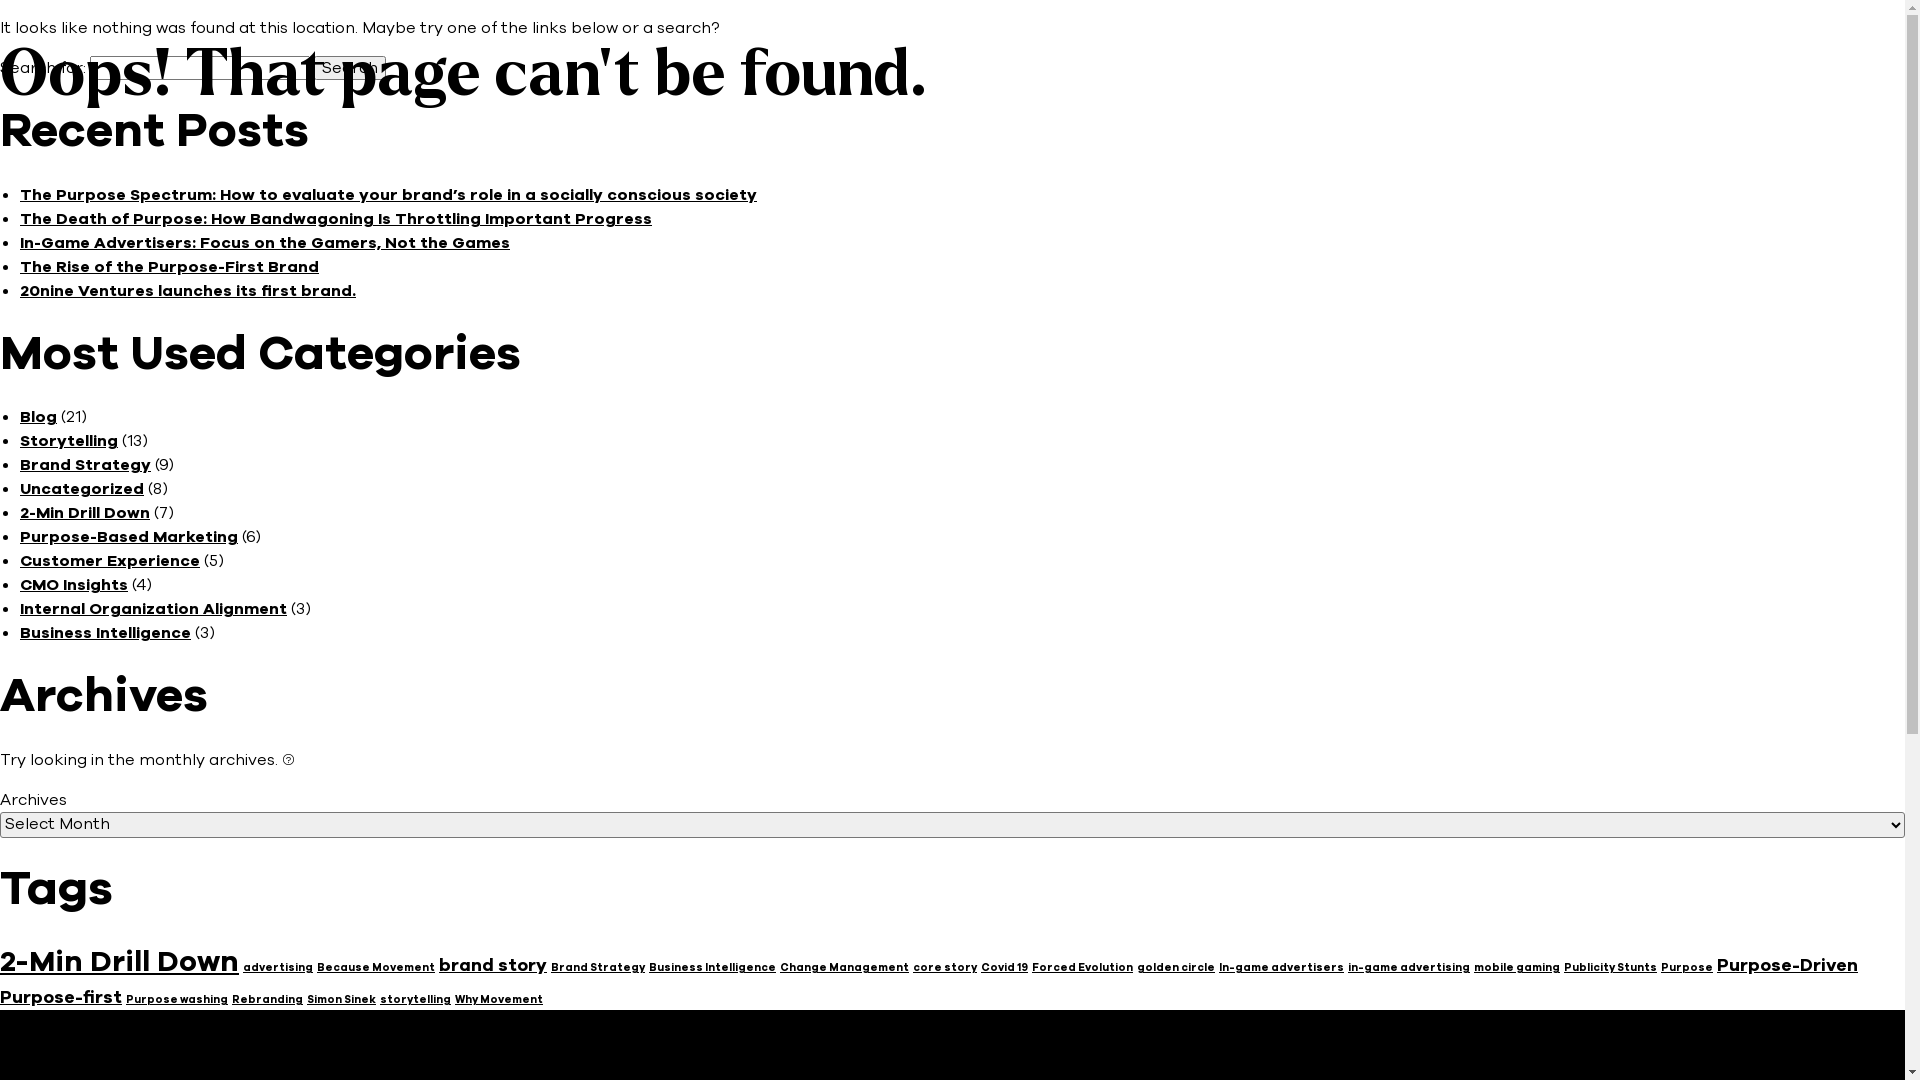 The width and height of the screenshot is (1920, 1080). I want to click on 'Search', so click(350, 67).